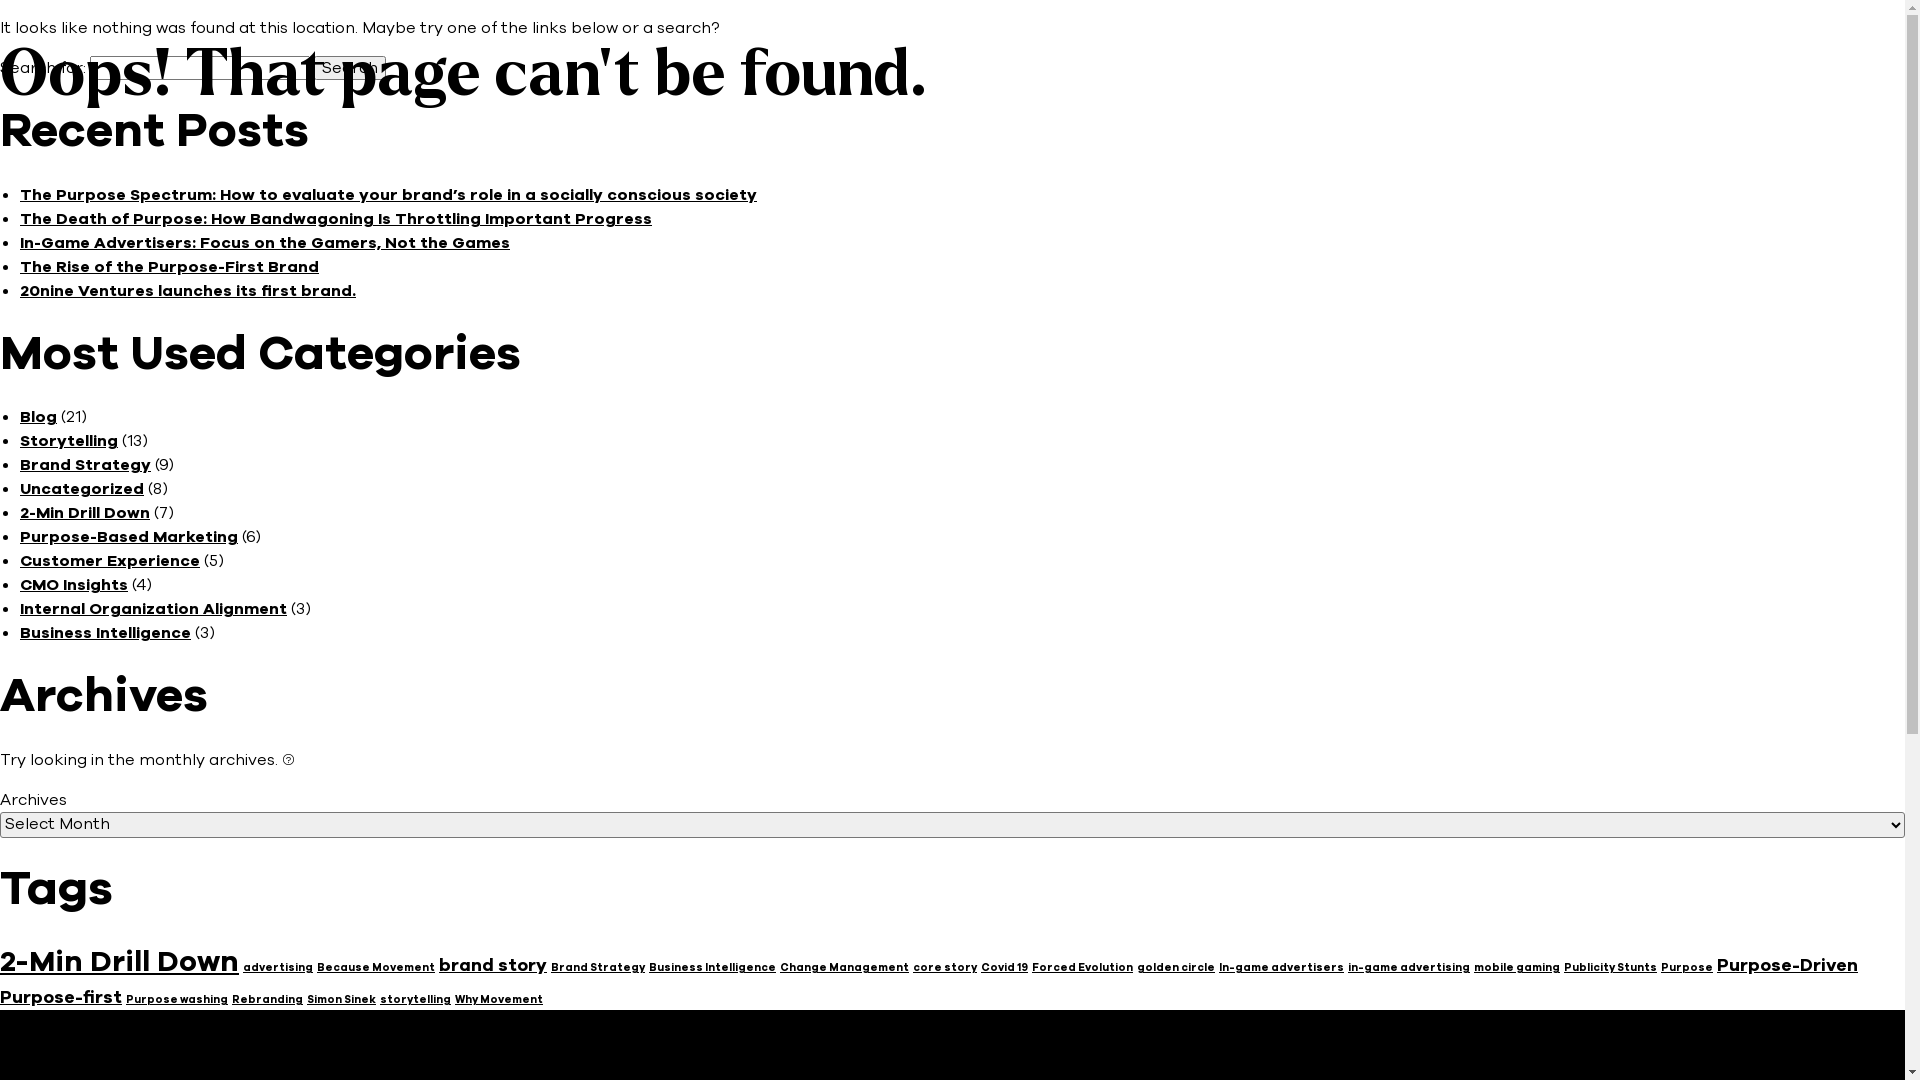 The width and height of the screenshot is (1920, 1080). I want to click on 'Search', so click(350, 67).